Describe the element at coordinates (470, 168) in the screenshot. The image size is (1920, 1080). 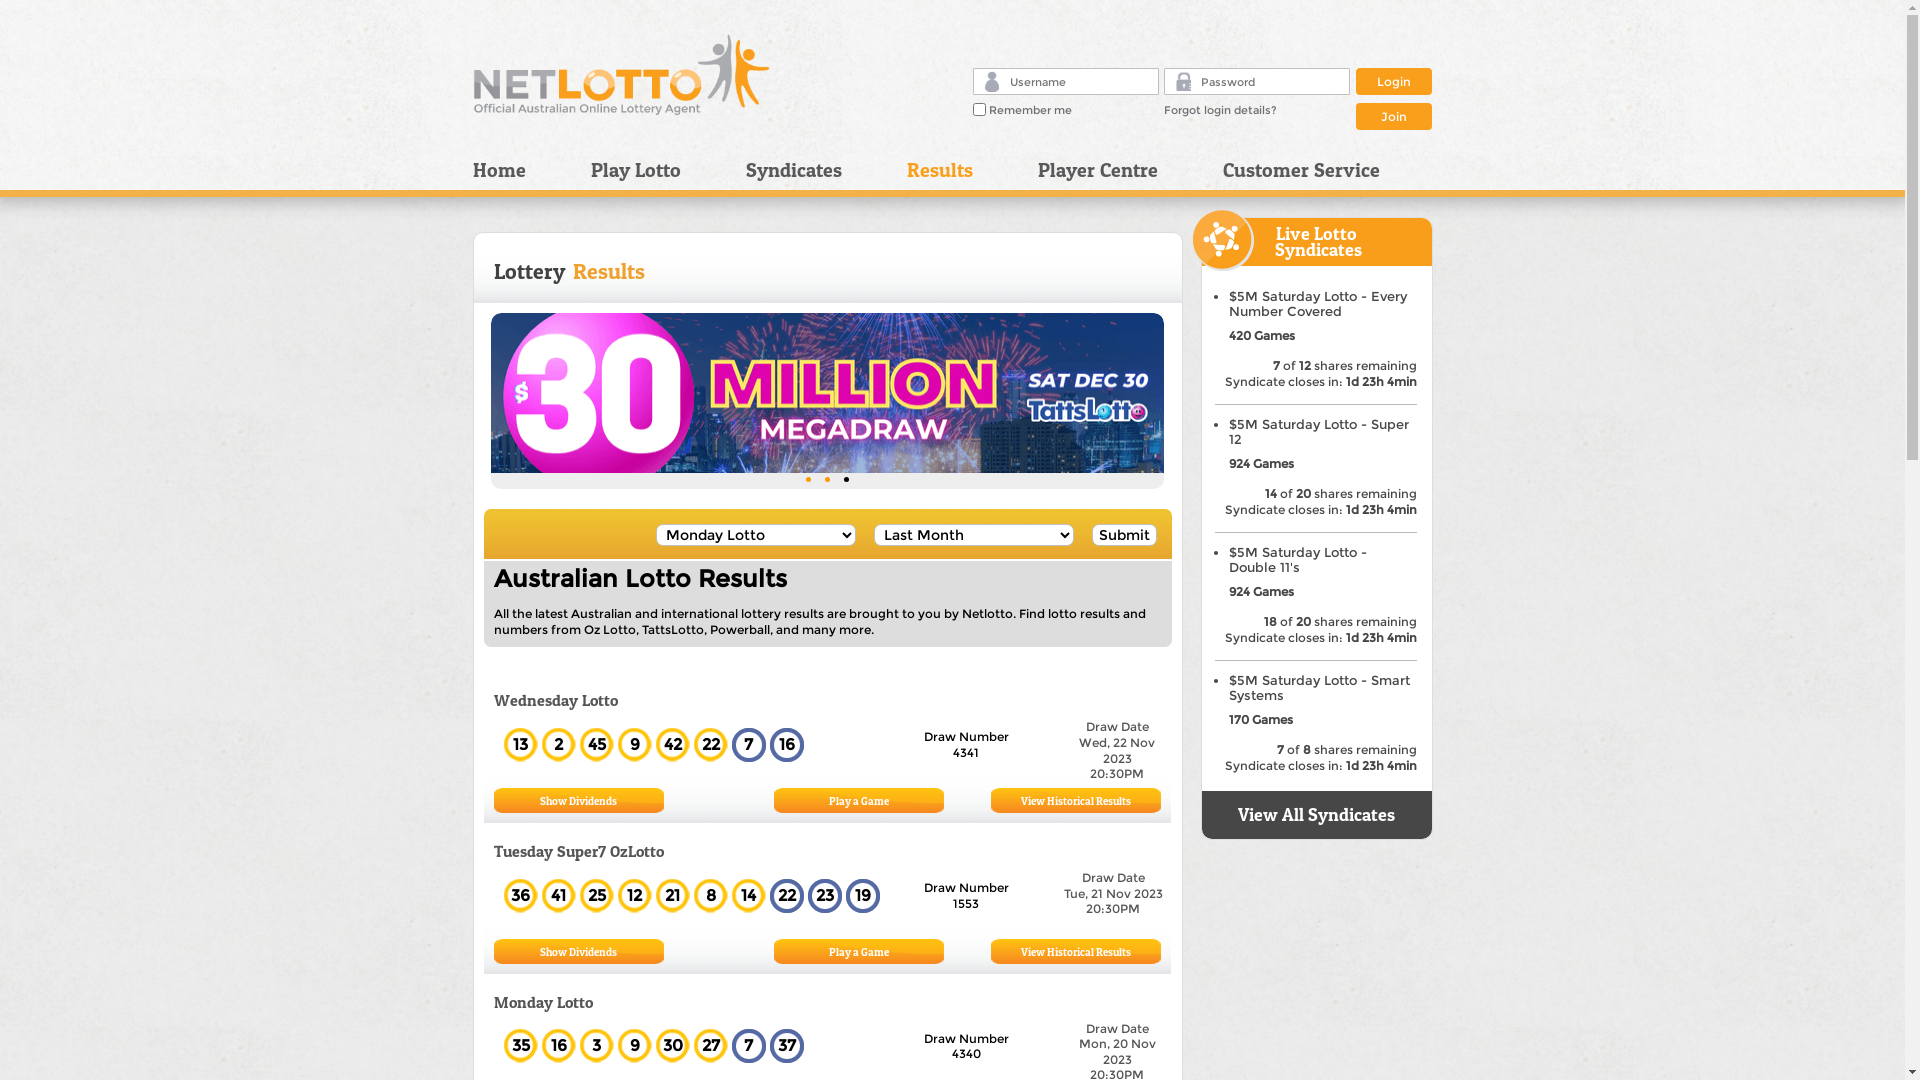
I see `'Home'` at that location.